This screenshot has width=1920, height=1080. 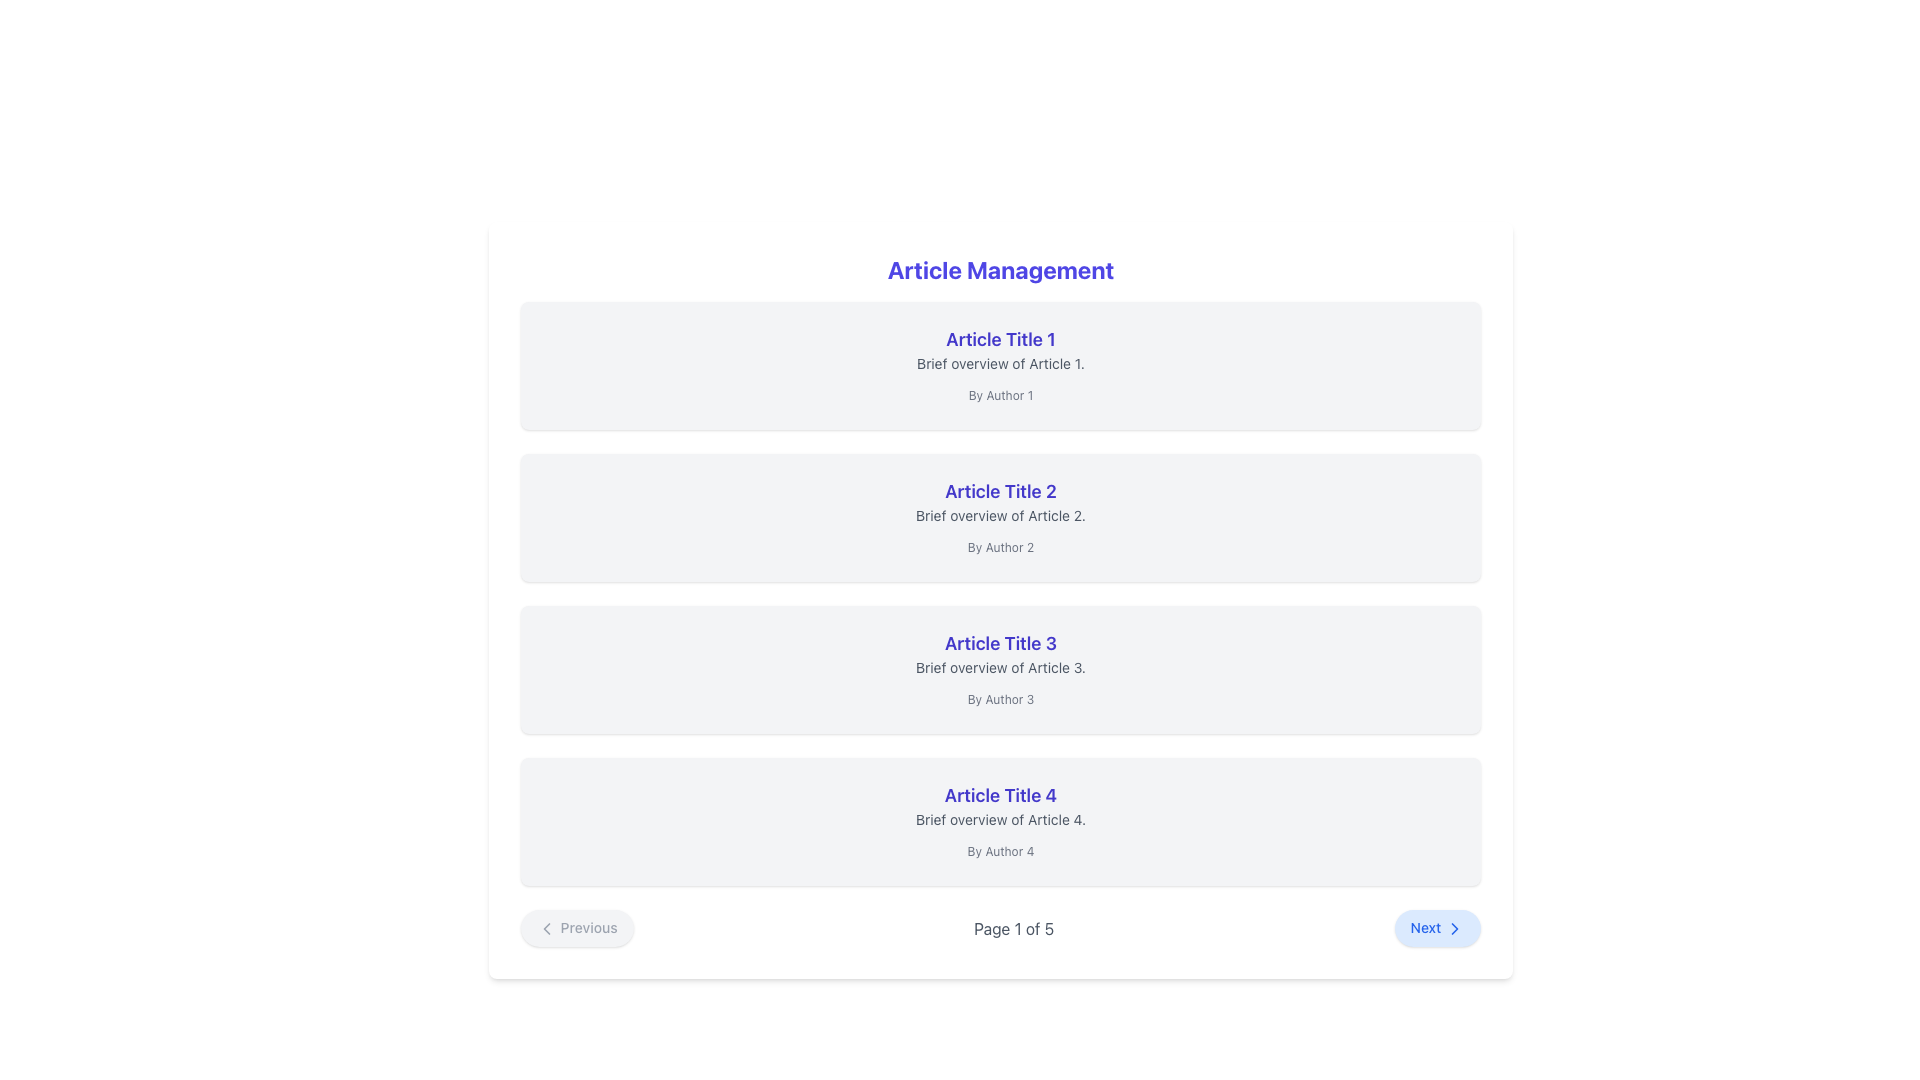 I want to click on the fourth informational card located at the bottom of the grid, so click(x=1001, y=821).